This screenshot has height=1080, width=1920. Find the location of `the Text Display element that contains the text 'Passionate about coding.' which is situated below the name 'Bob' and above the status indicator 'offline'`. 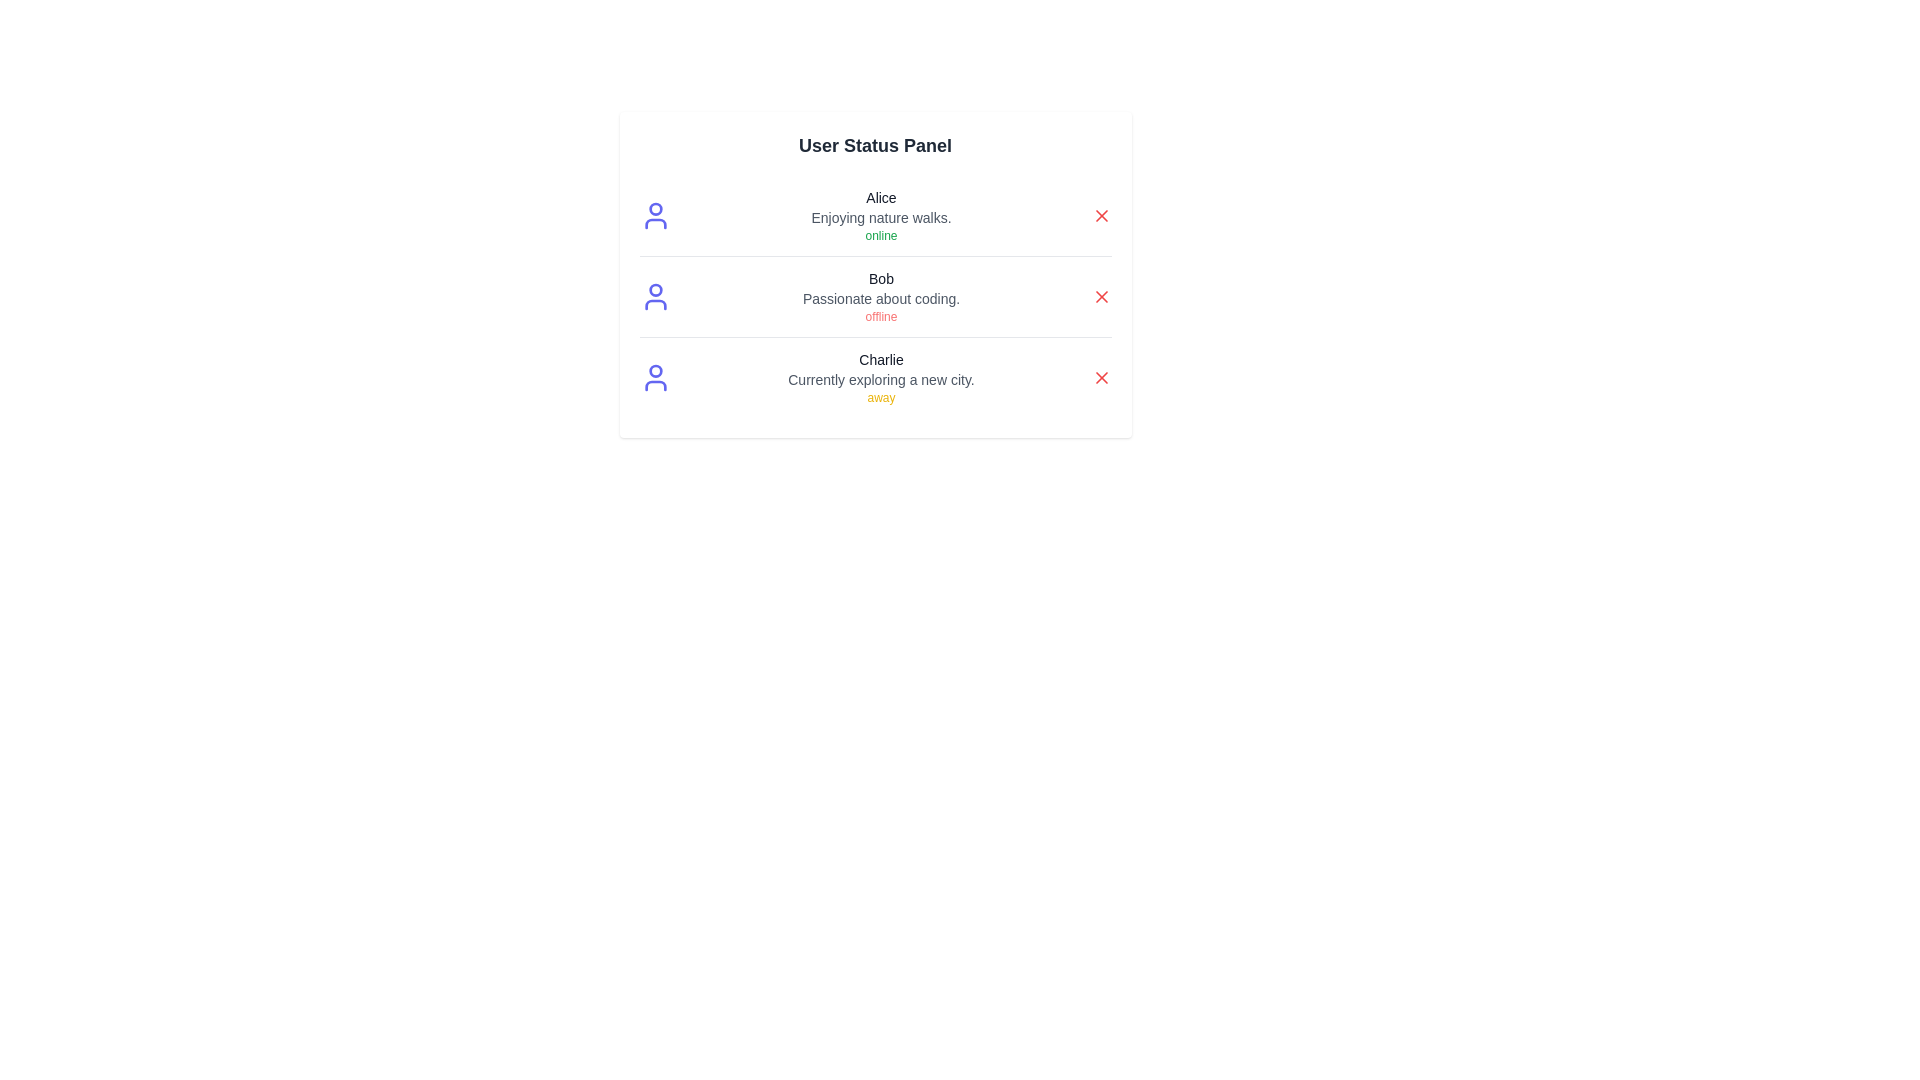

the Text Display element that contains the text 'Passionate about coding.' which is situated below the name 'Bob' and above the status indicator 'offline' is located at coordinates (880, 299).